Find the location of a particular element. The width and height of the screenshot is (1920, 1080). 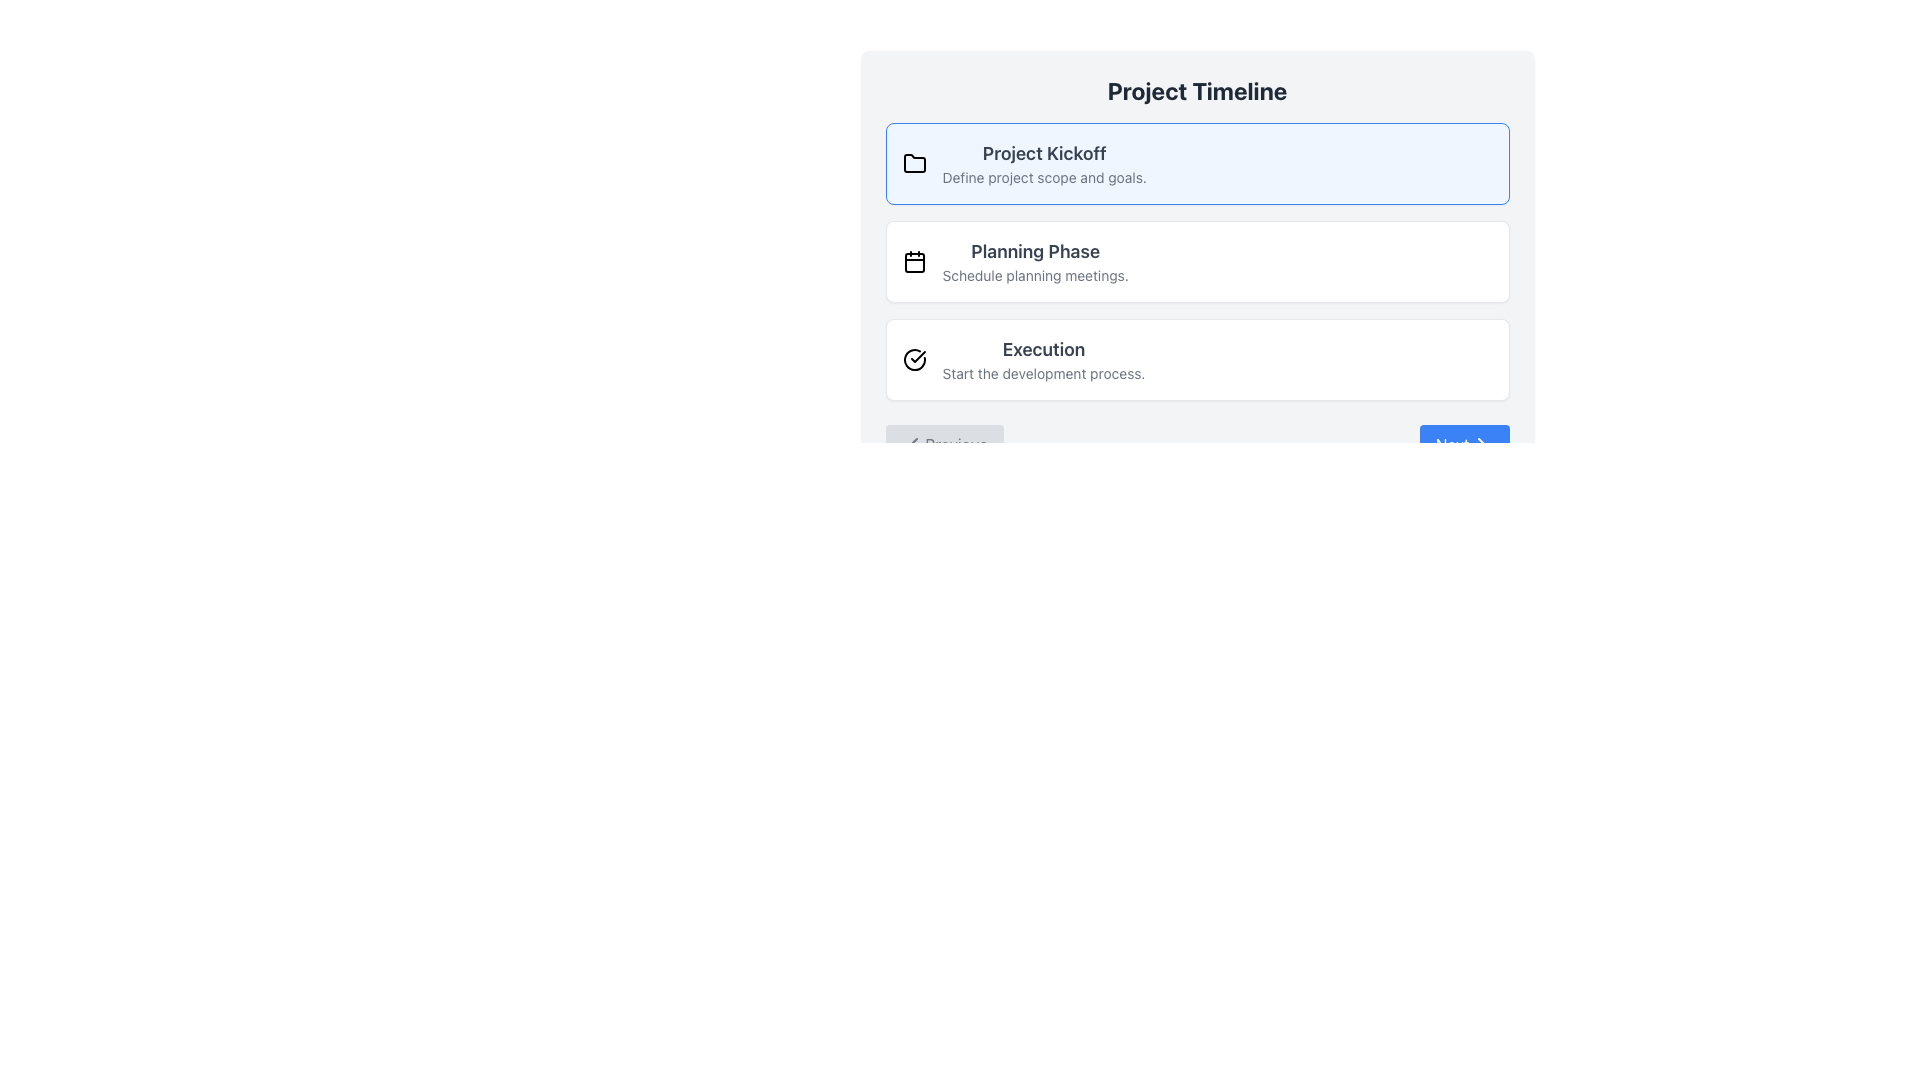

the 'Next' button which encompasses the right-pointing chevron icon to move forward is located at coordinates (1481, 443).